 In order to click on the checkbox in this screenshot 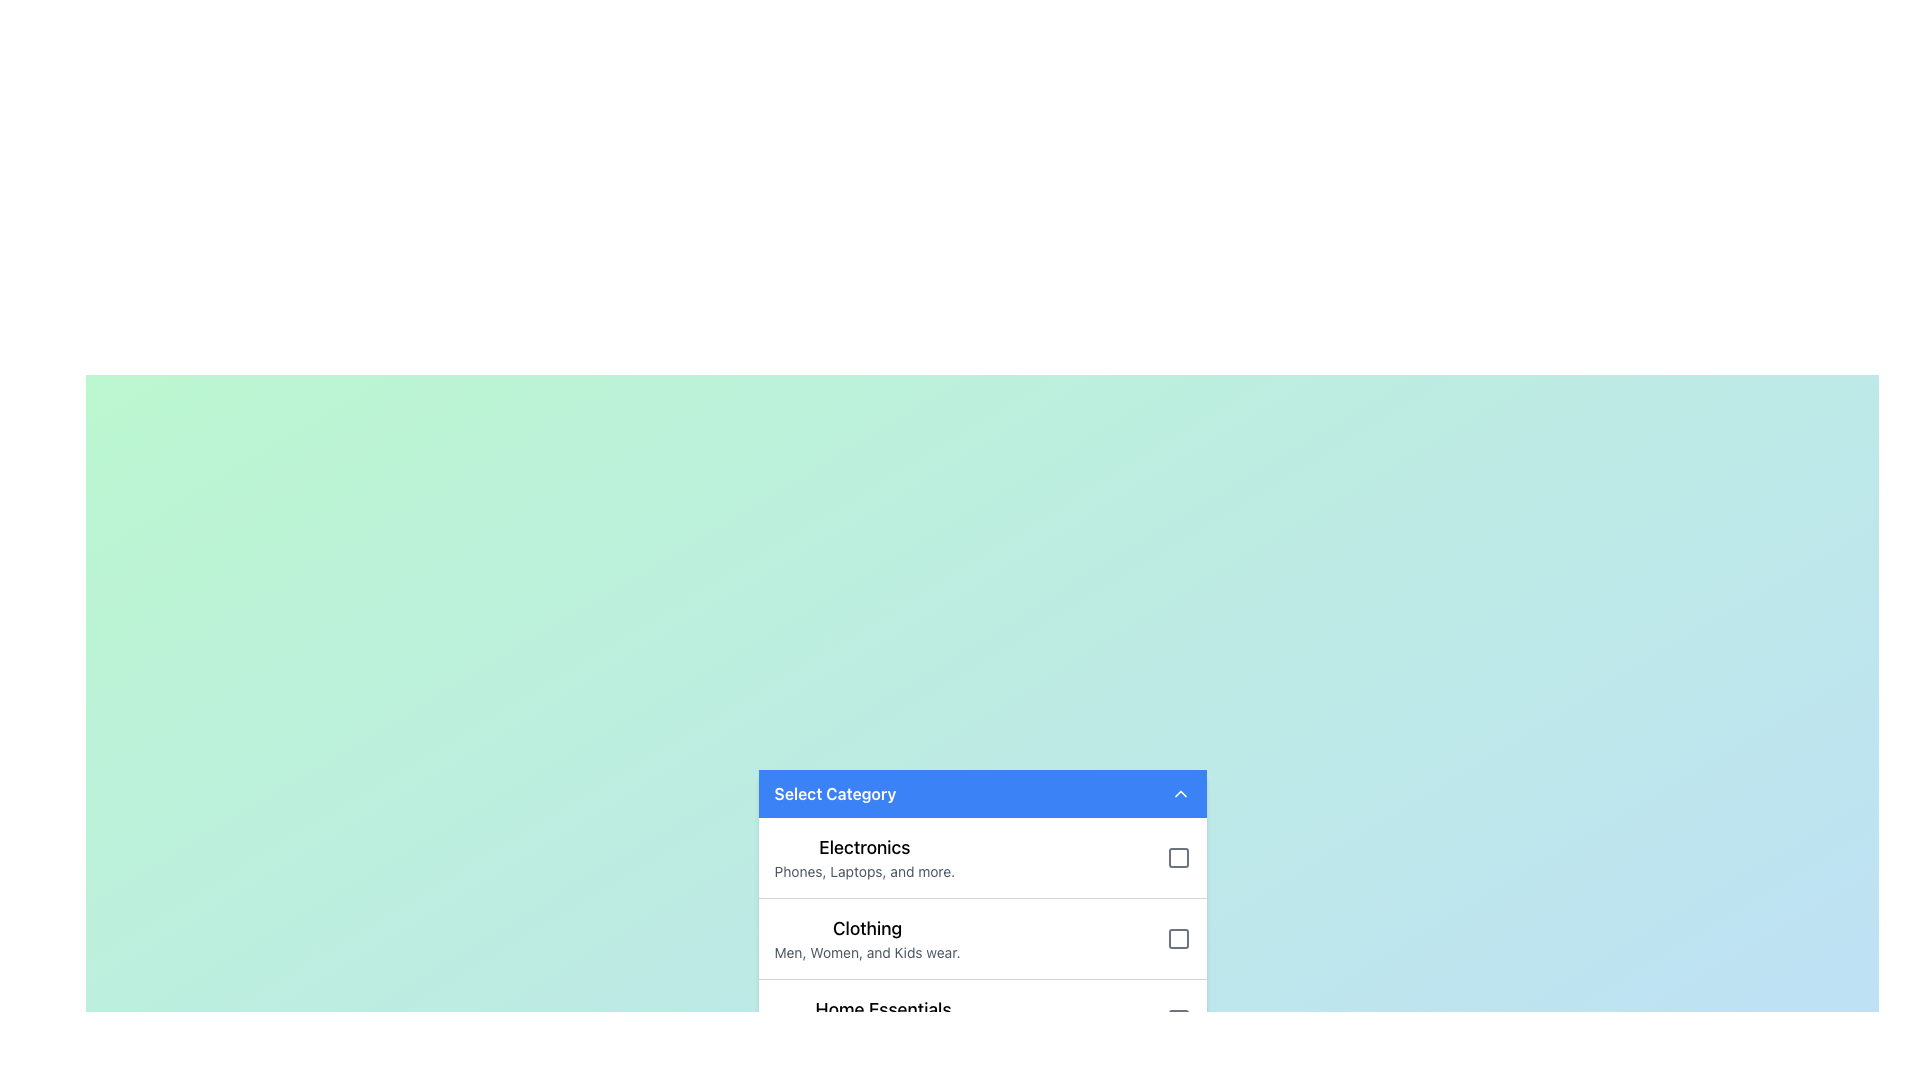, I will do `click(982, 938)`.